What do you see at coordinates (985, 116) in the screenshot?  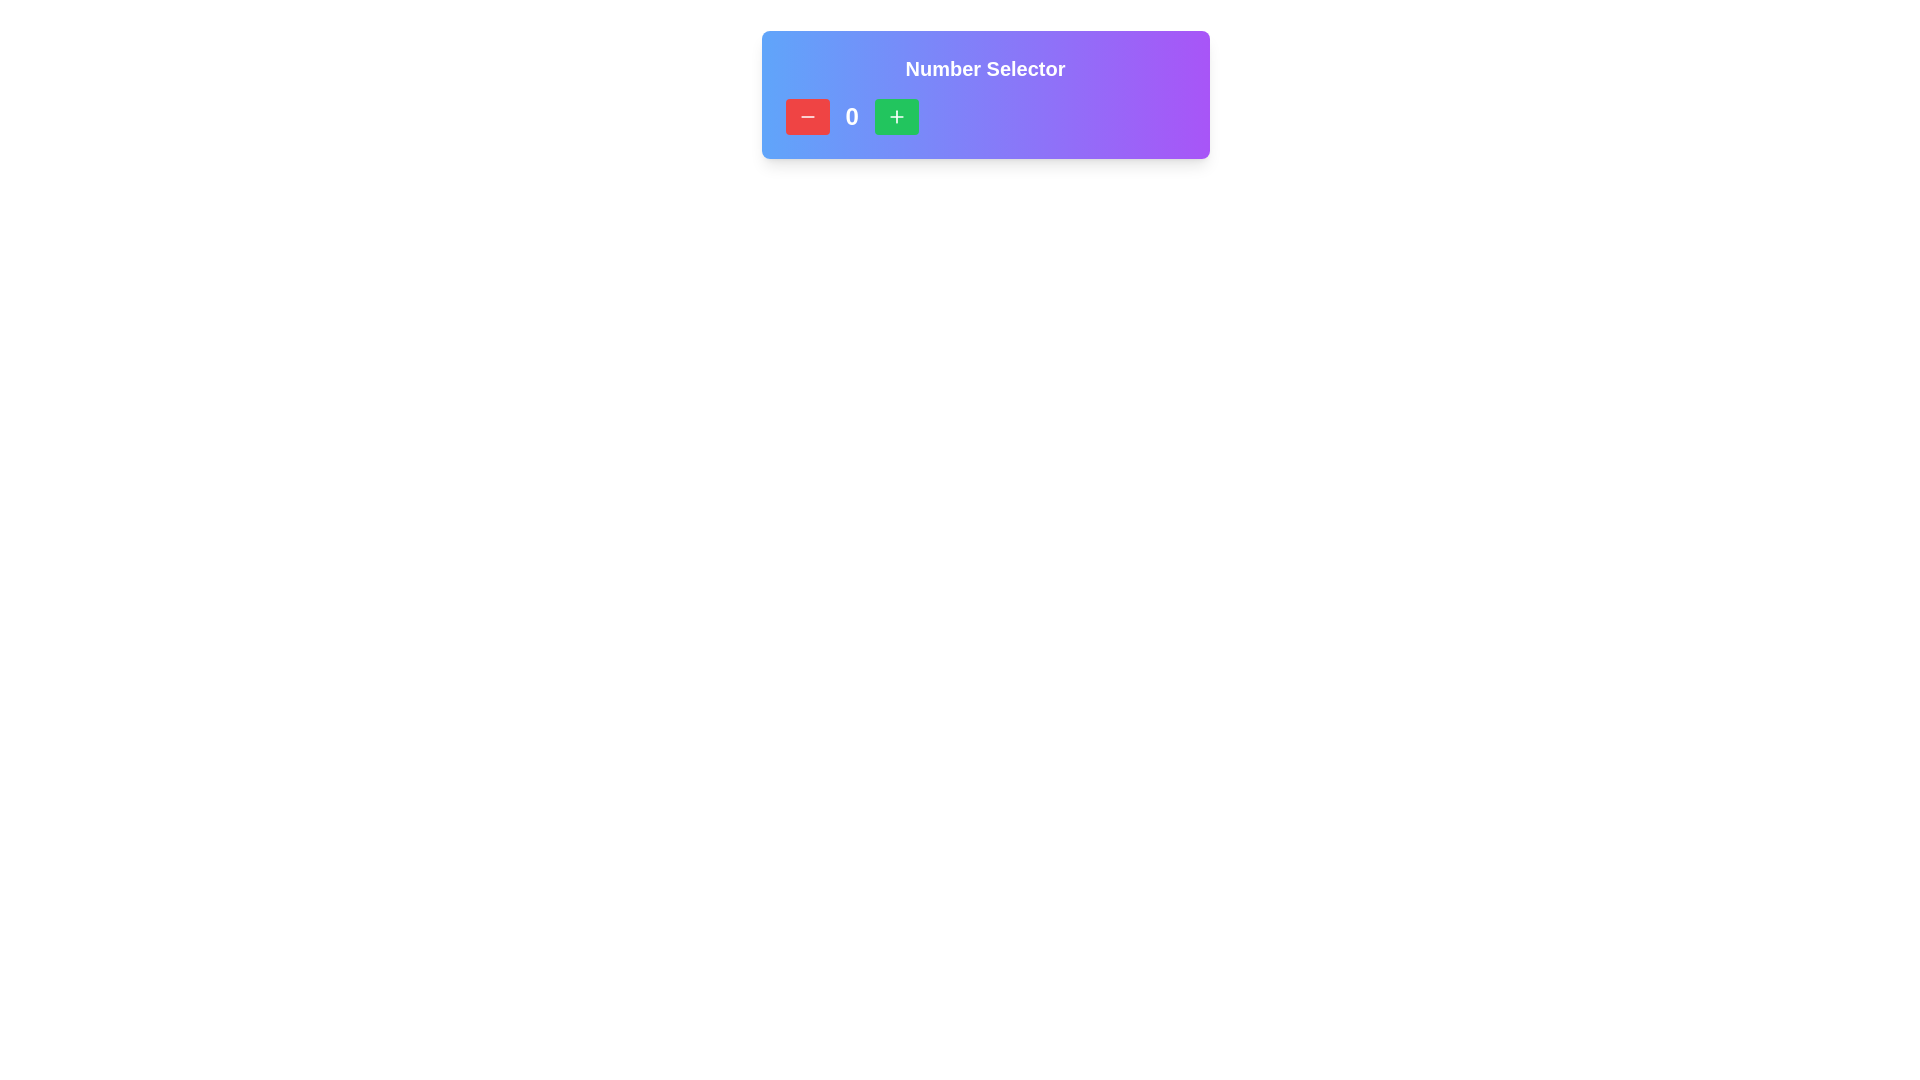 I see `the number display showing the value '0', which is styled with bold white text and is located between a red minus button and a green plus button within the 'Number Selector' card` at bounding box center [985, 116].